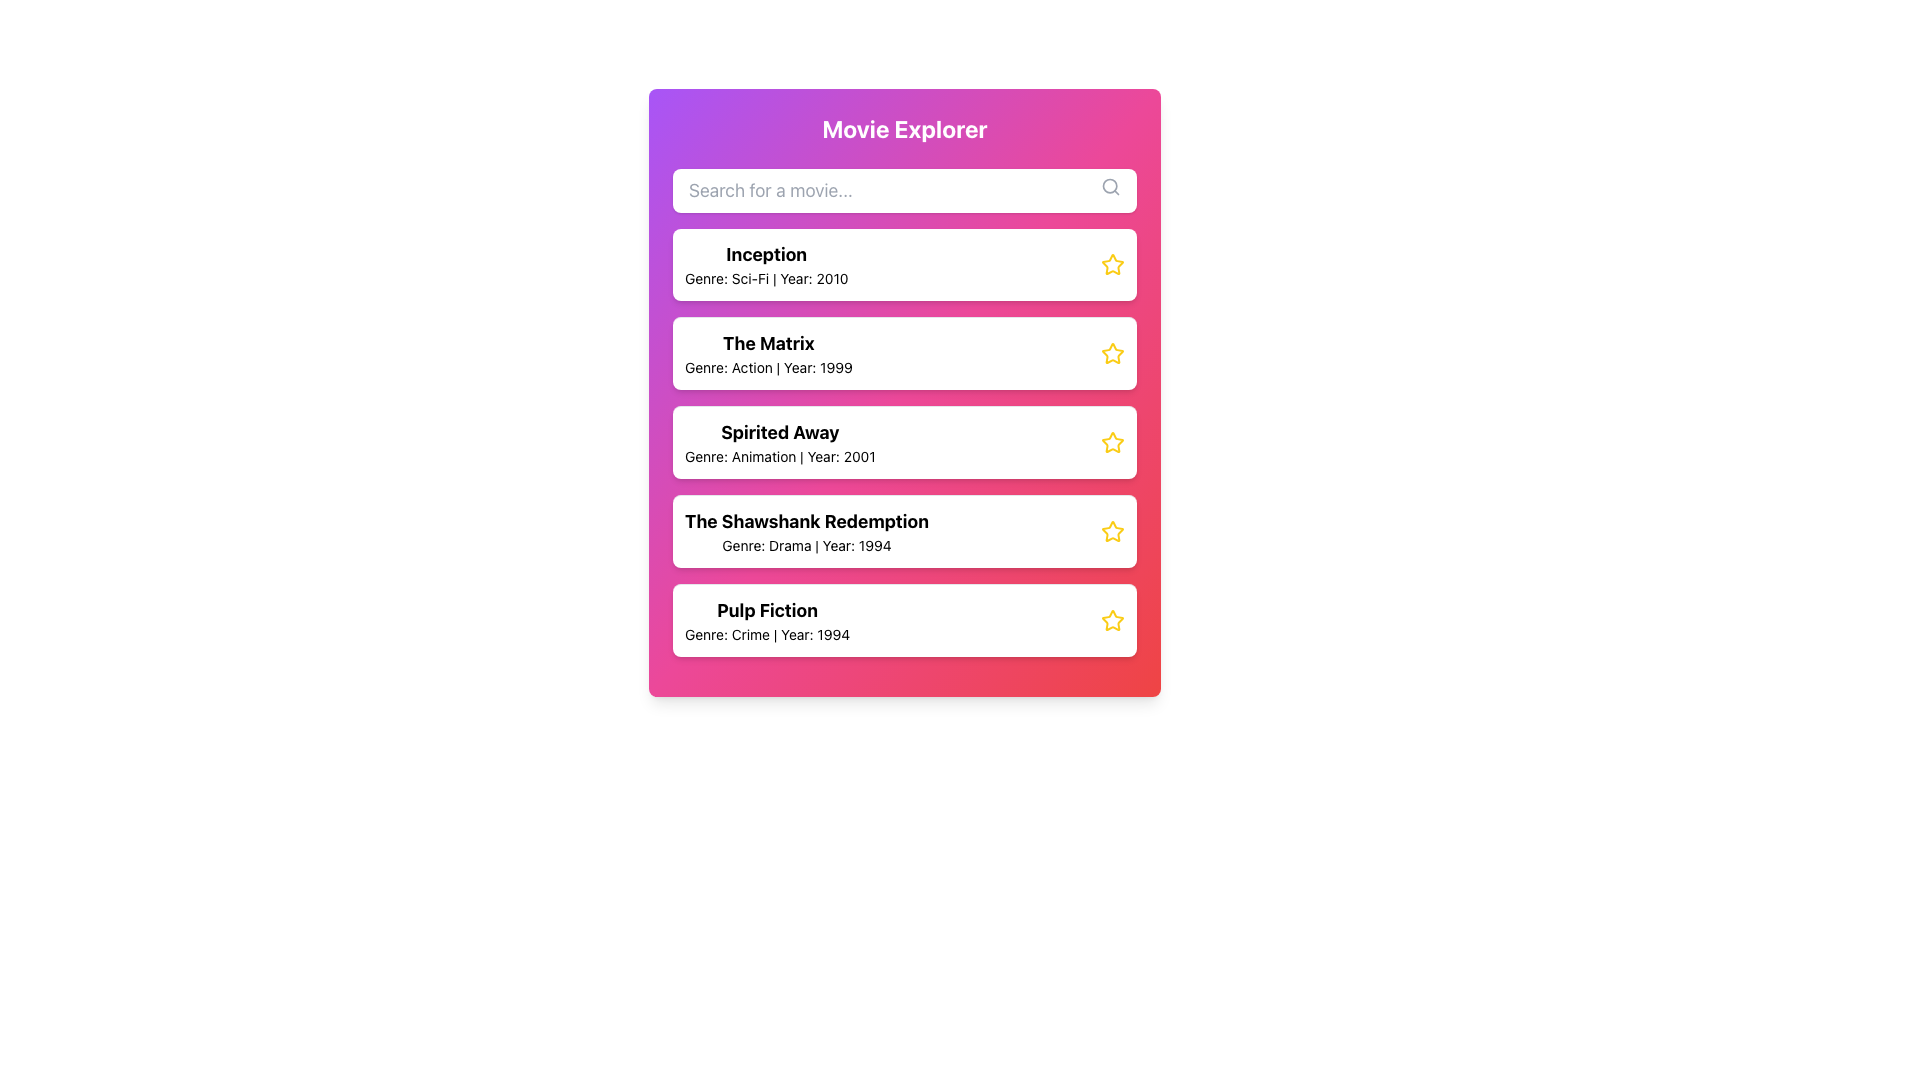  I want to click on text label displaying 'Pulp Fiction' which is located in the bottom card of the list on the main panel, positioned directly above the subtitle line 'Genre: Crime | Year: 1994', so click(766, 609).